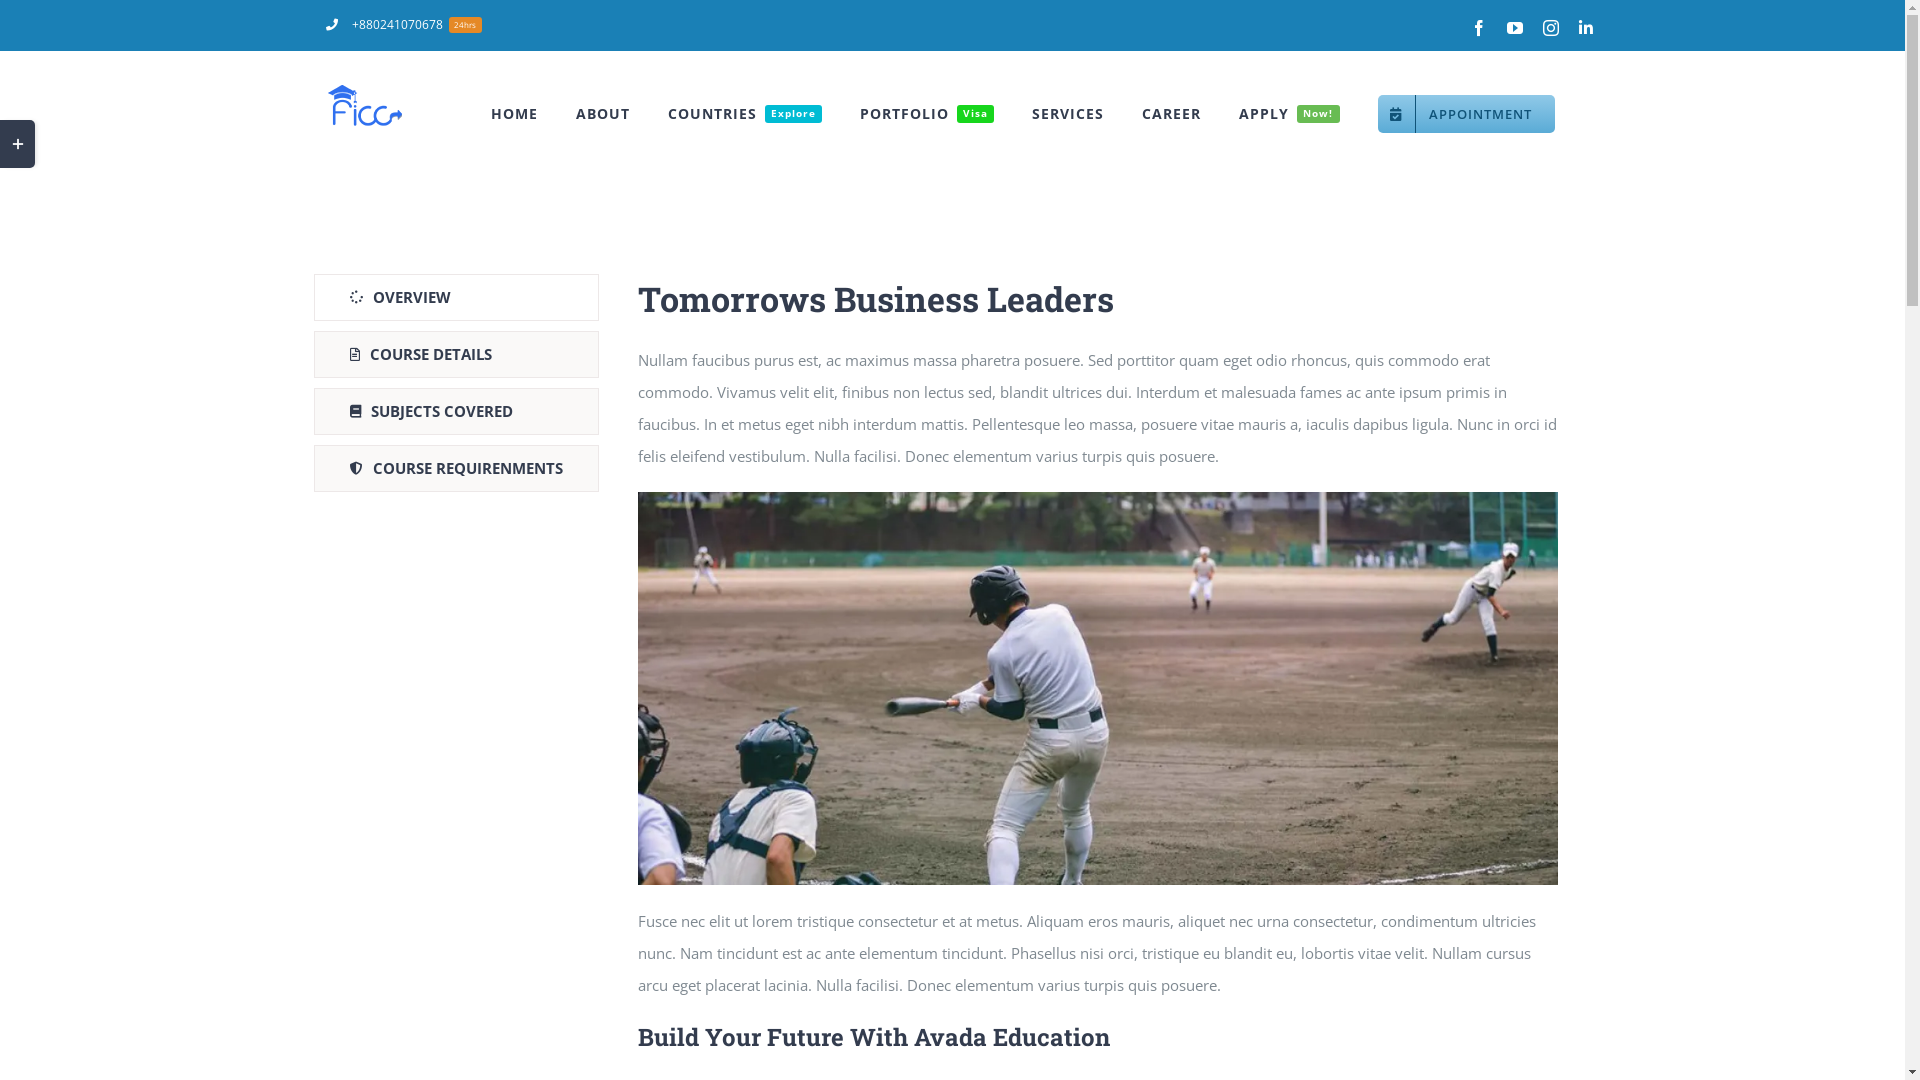  I want to click on 'SERVICES', so click(1066, 114).